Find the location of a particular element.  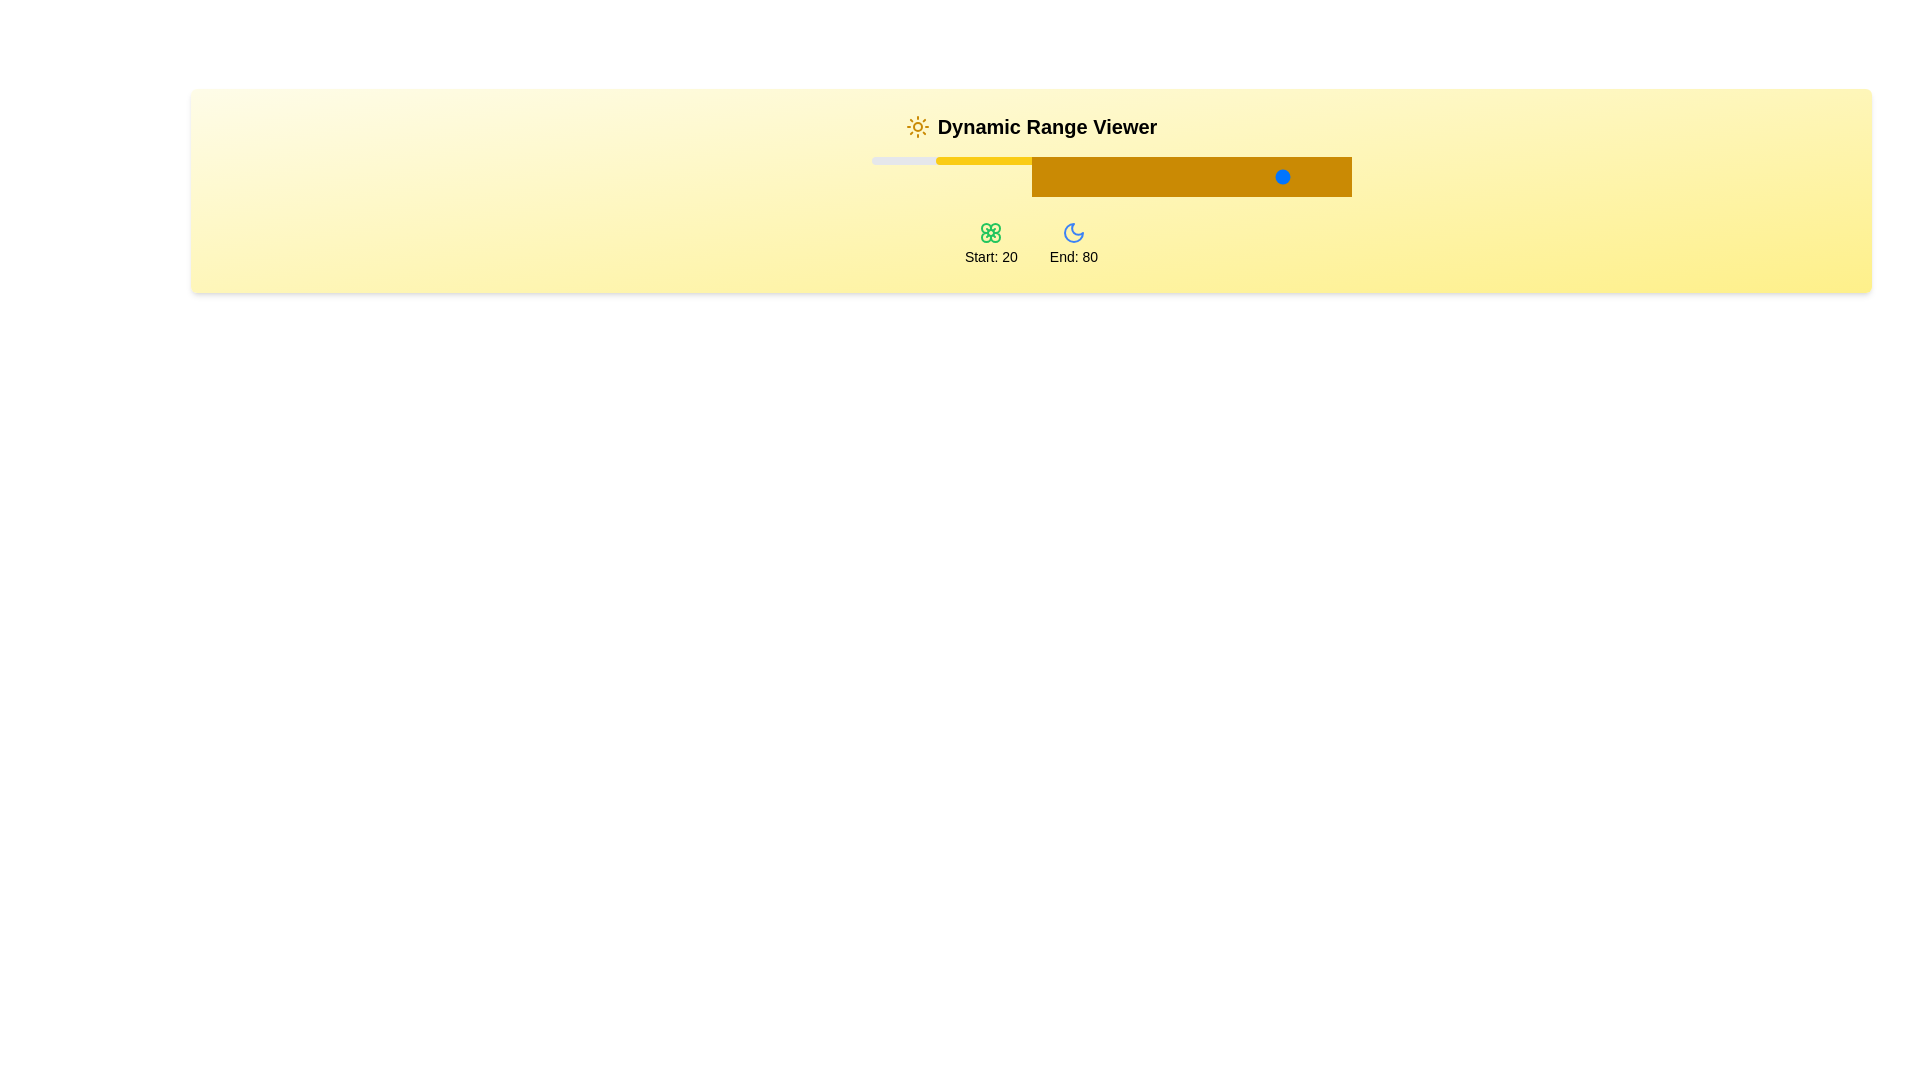

the slider value is located at coordinates (1200, 176).